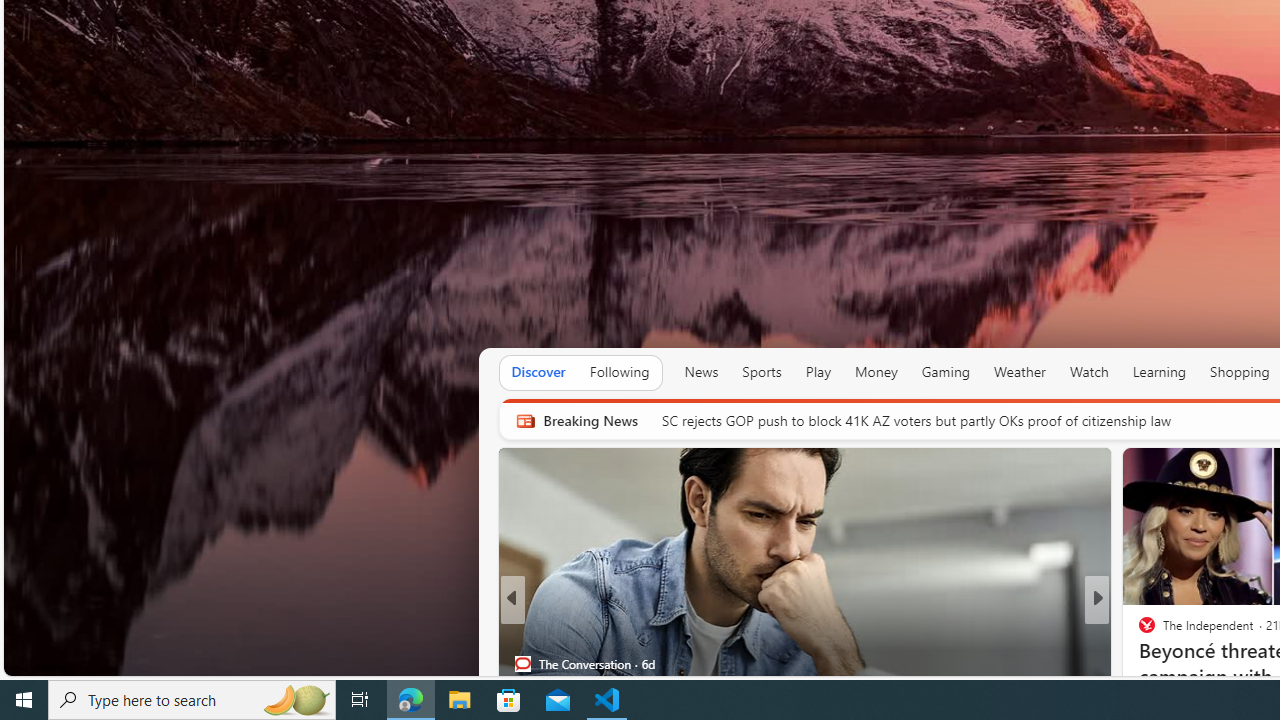  What do you see at coordinates (1138, 632) in the screenshot?
I see `'Inverse'` at bounding box center [1138, 632].